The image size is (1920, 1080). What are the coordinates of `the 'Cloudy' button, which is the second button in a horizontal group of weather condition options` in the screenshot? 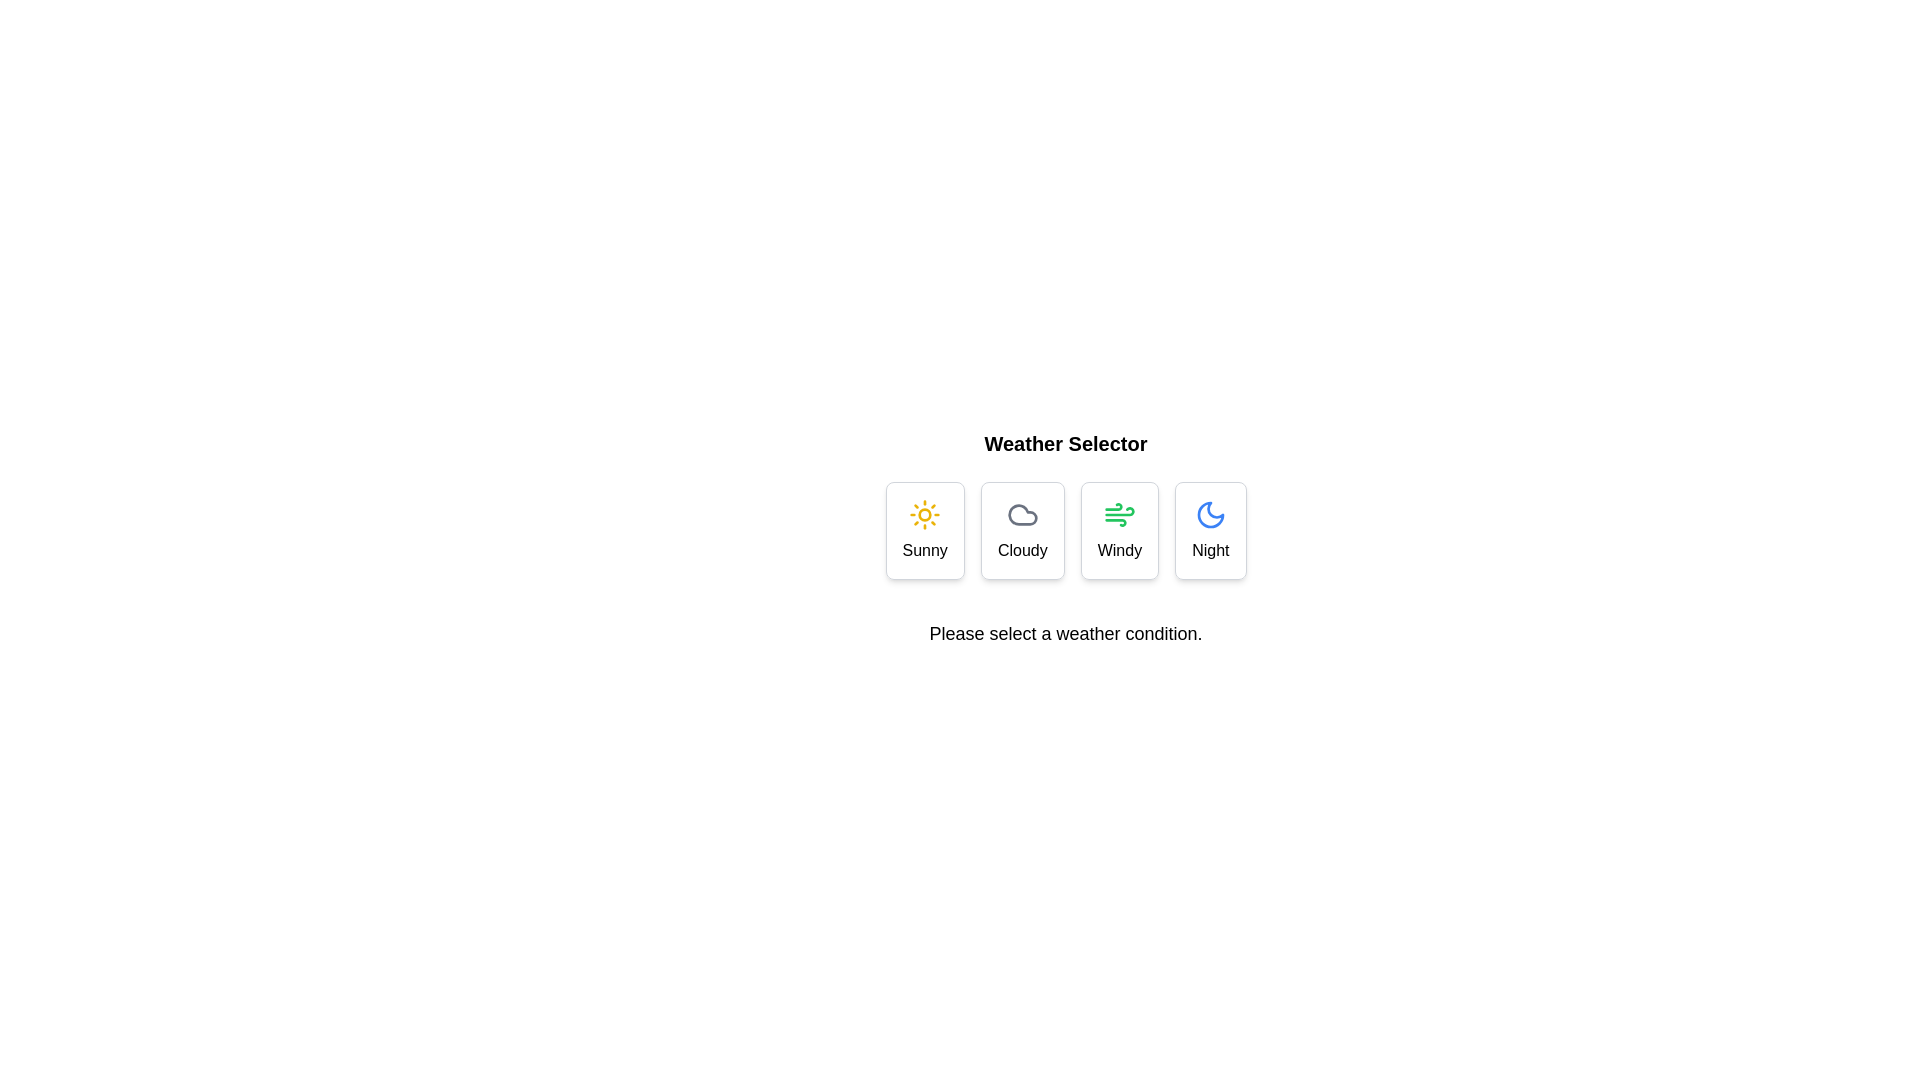 It's located at (1022, 530).